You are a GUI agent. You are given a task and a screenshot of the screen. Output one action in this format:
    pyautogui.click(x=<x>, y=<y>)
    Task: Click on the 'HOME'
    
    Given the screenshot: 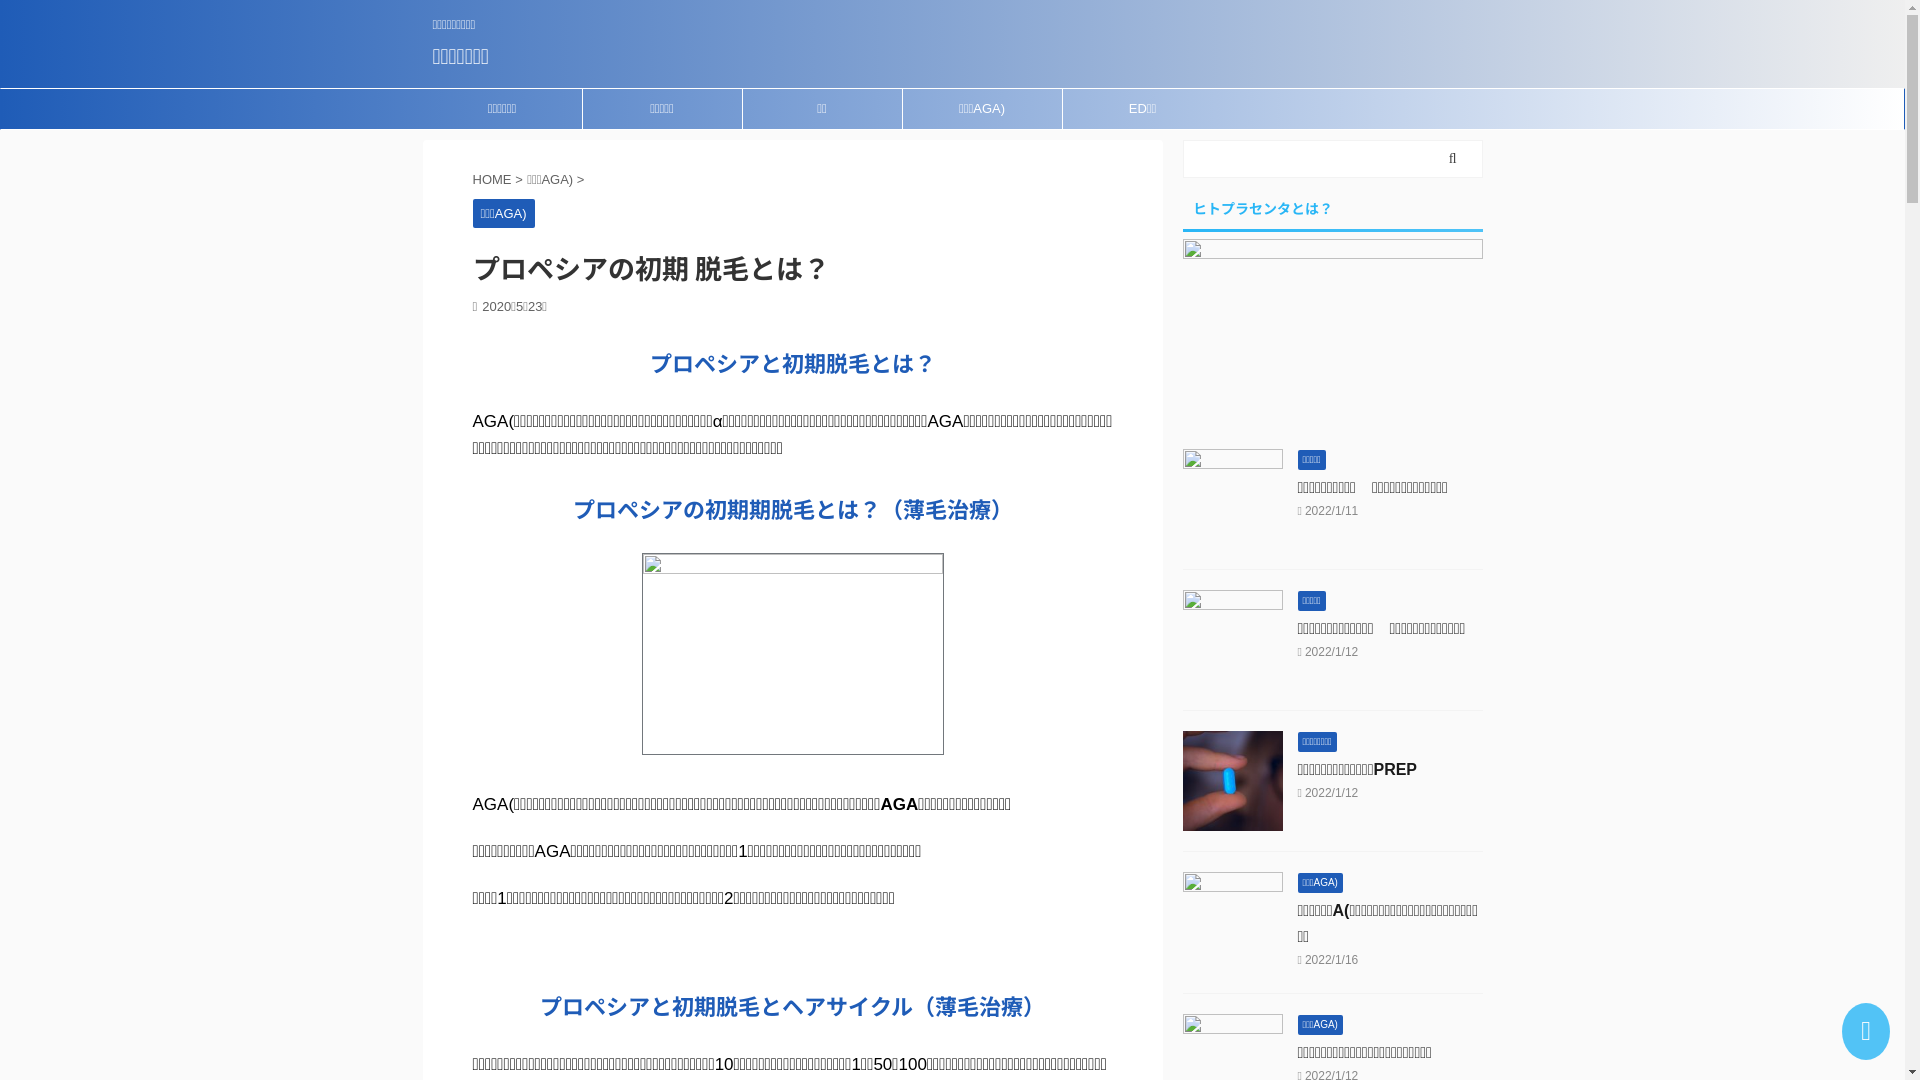 What is the action you would take?
    pyautogui.click(x=470, y=178)
    